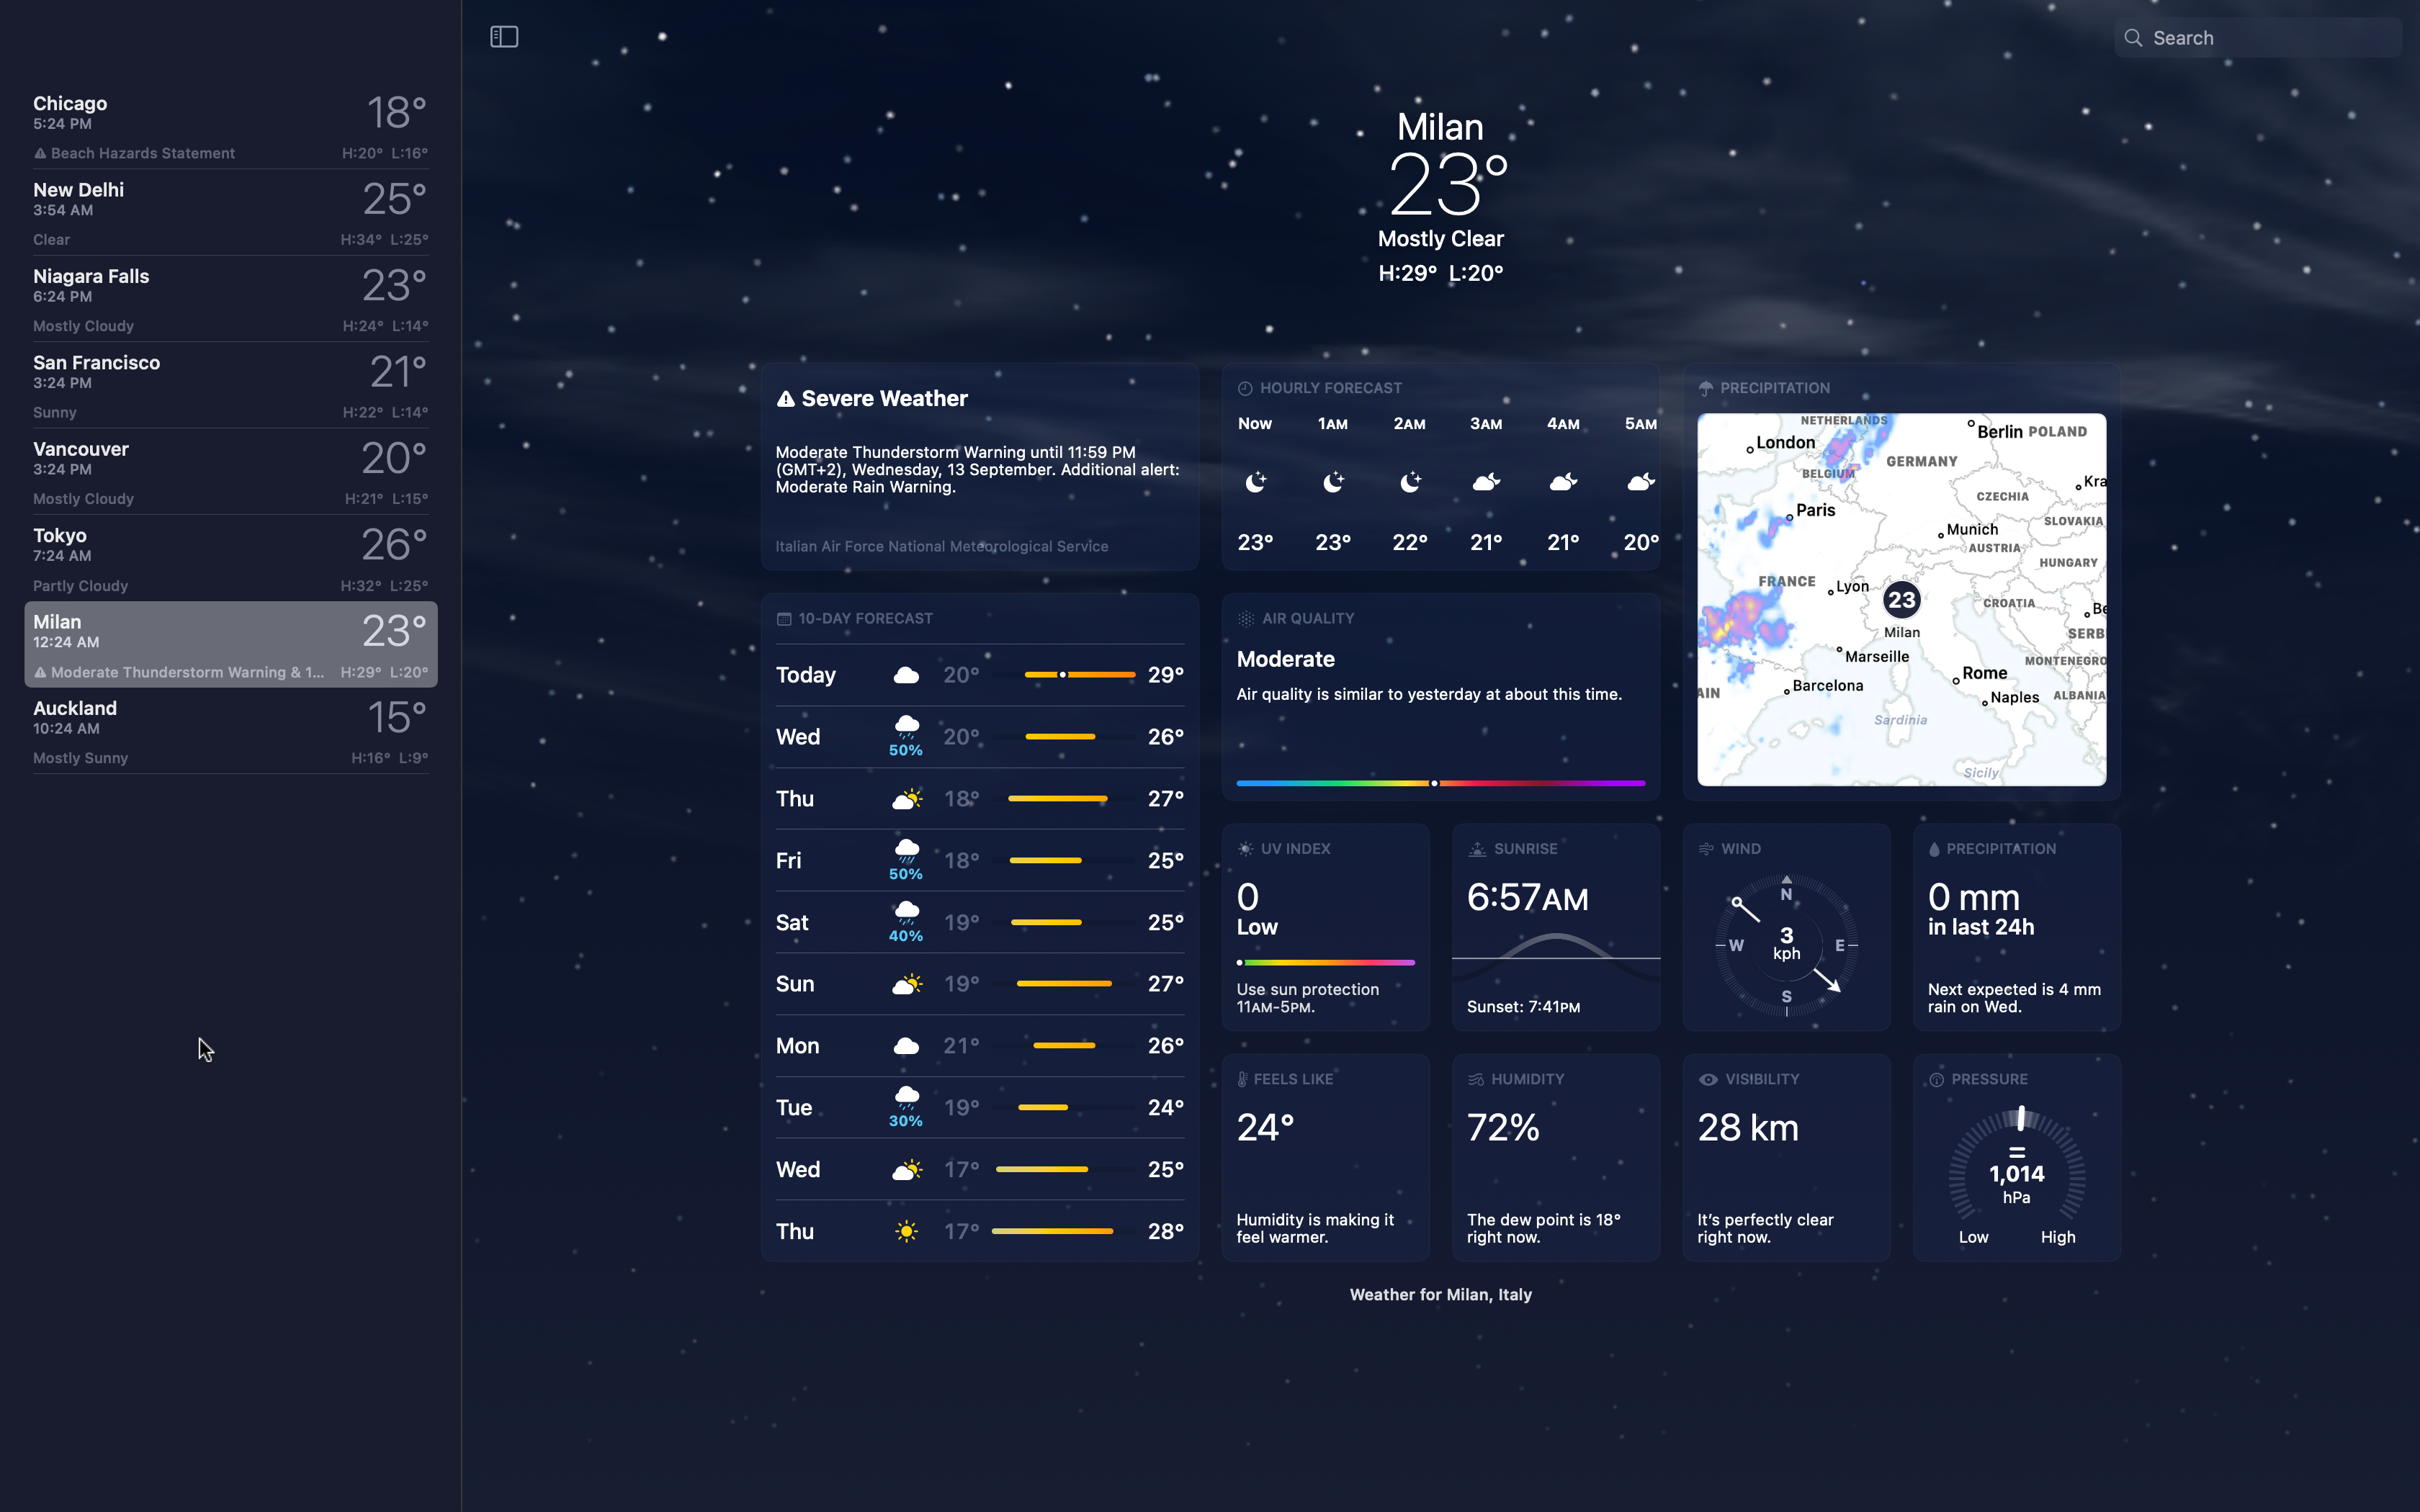 This screenshot has width=2420, height=1512. I want to click on Retrieve extensive data about Milan"s atmospheric condition, so click(1440, 693).